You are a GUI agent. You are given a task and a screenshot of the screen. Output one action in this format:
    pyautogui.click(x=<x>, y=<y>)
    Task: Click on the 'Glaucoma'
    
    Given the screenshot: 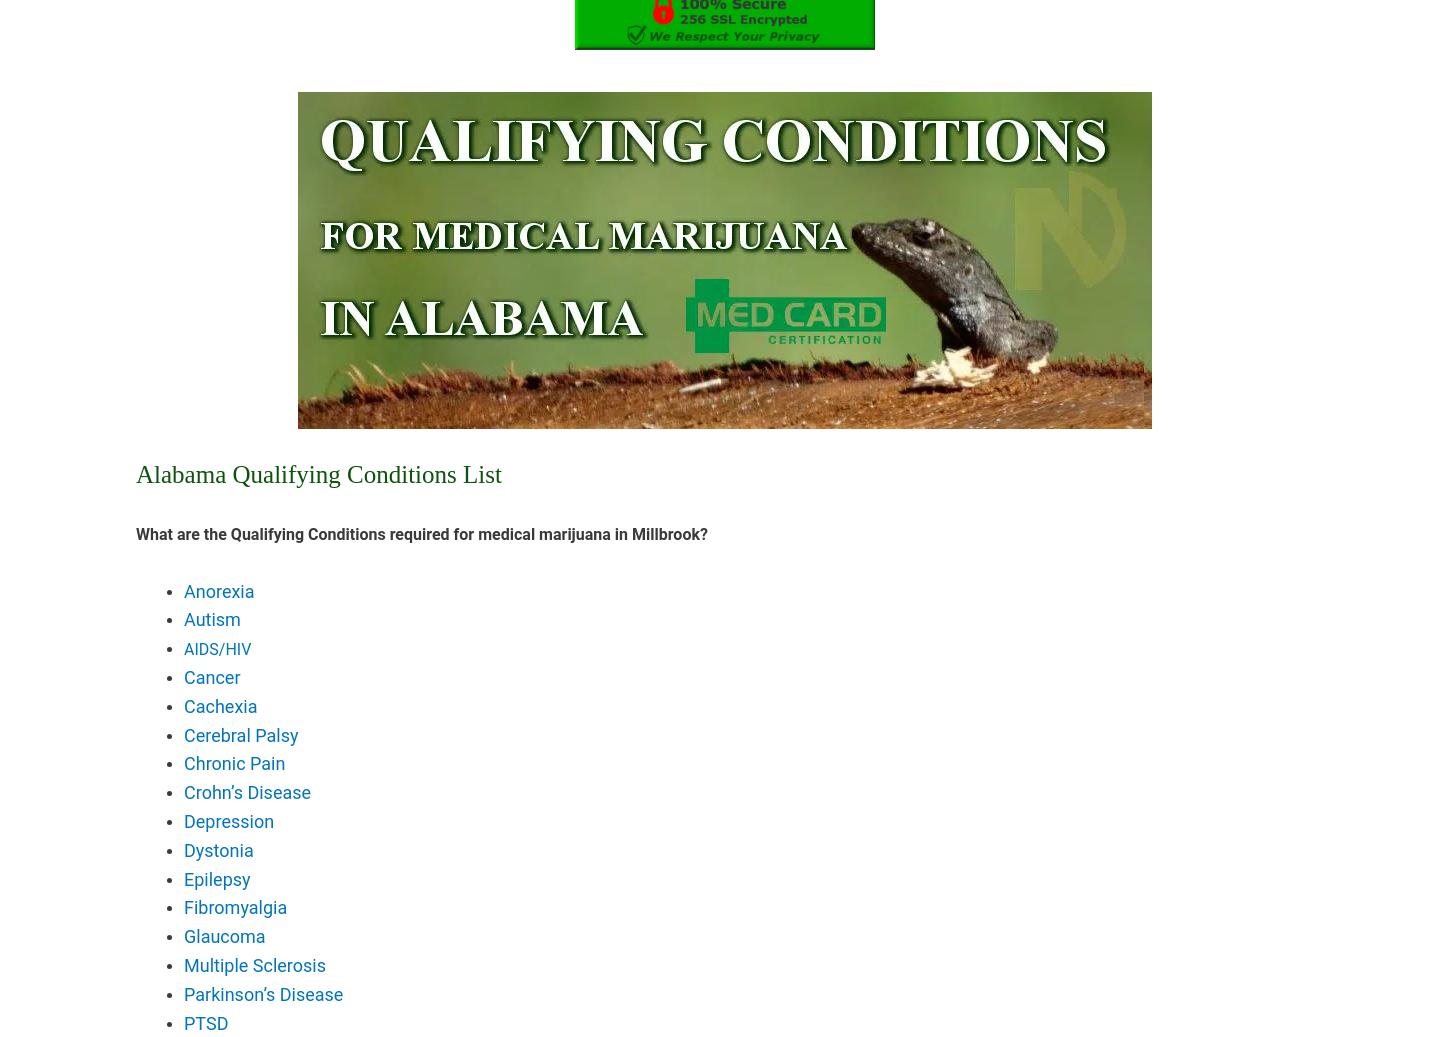 What is the action you would take?
    pyautogui.click(x=223, y=936)
    